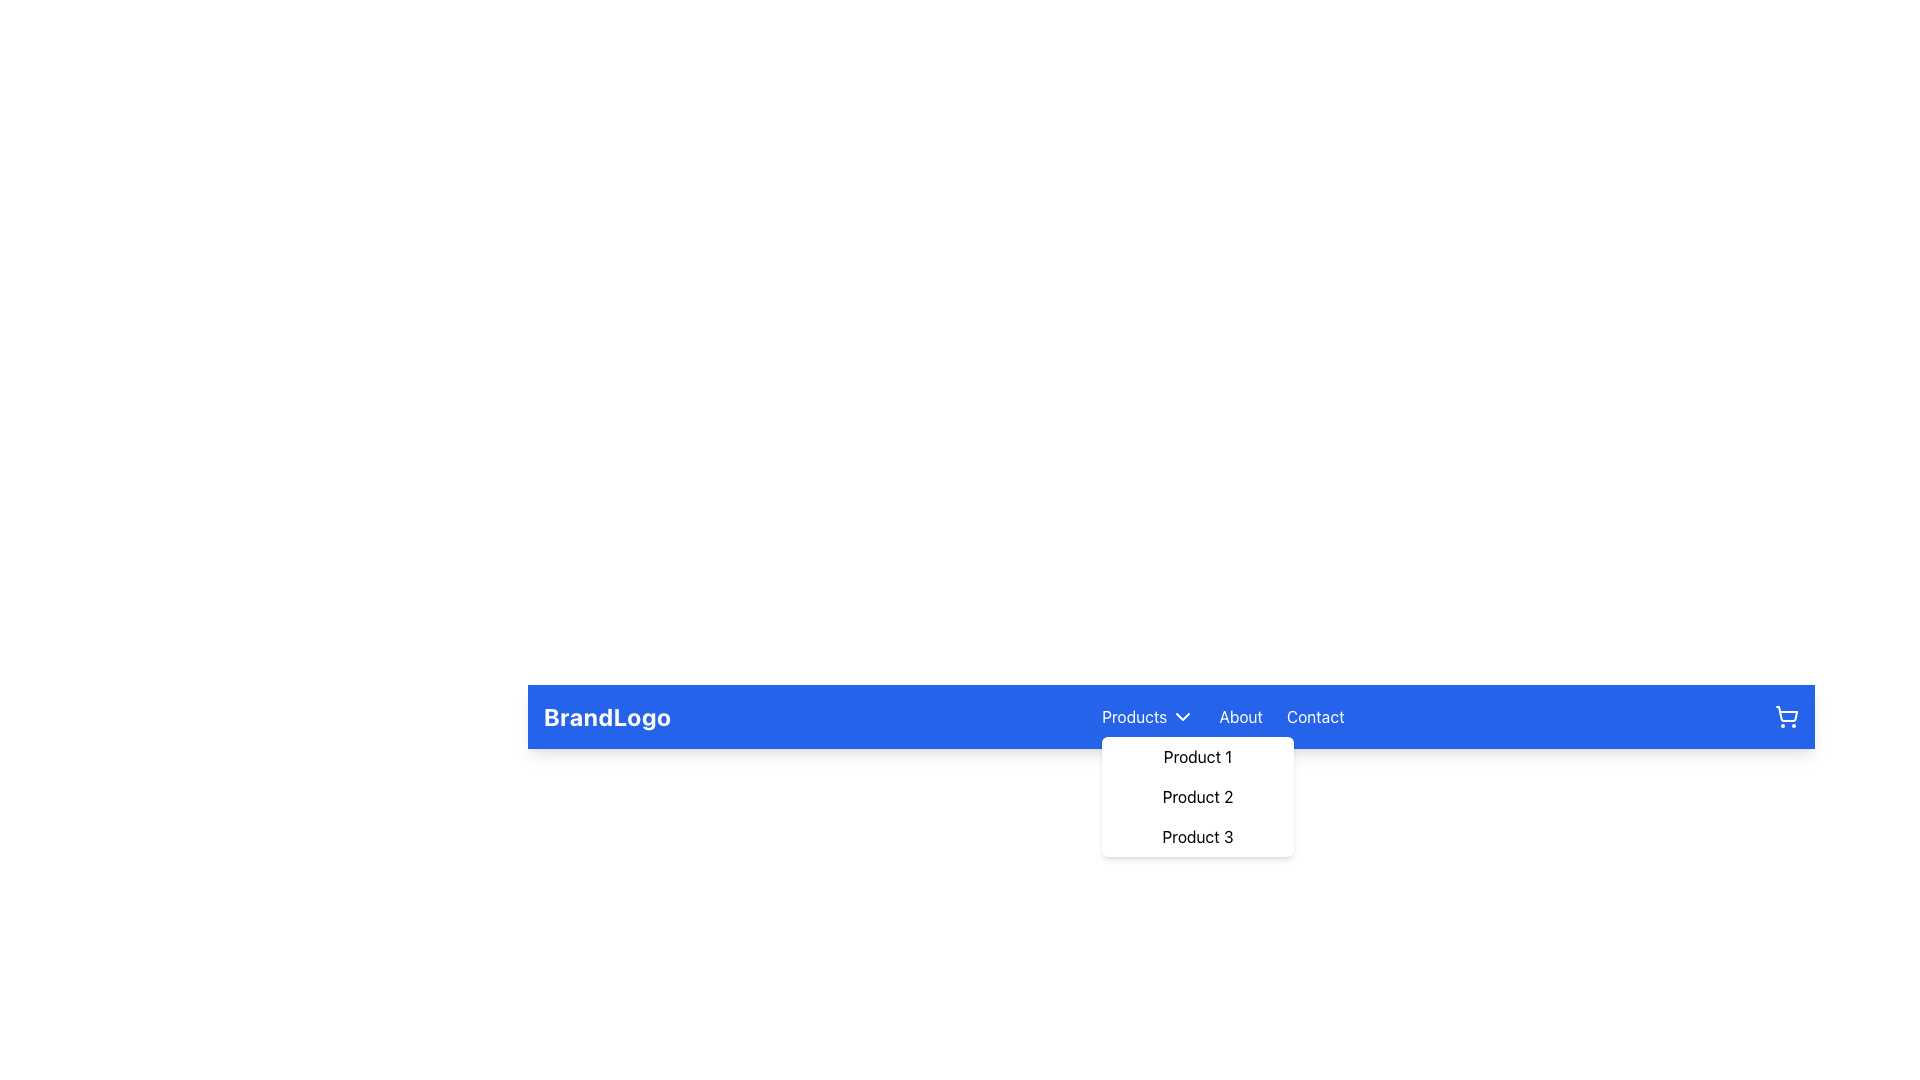 The height and width of the screenshot is (1080, 1920). Describe the element at coordinates (606, 716) in the screenshot. I see `the 'BrandLogo' static text located on the blue navigation bar` at that location.